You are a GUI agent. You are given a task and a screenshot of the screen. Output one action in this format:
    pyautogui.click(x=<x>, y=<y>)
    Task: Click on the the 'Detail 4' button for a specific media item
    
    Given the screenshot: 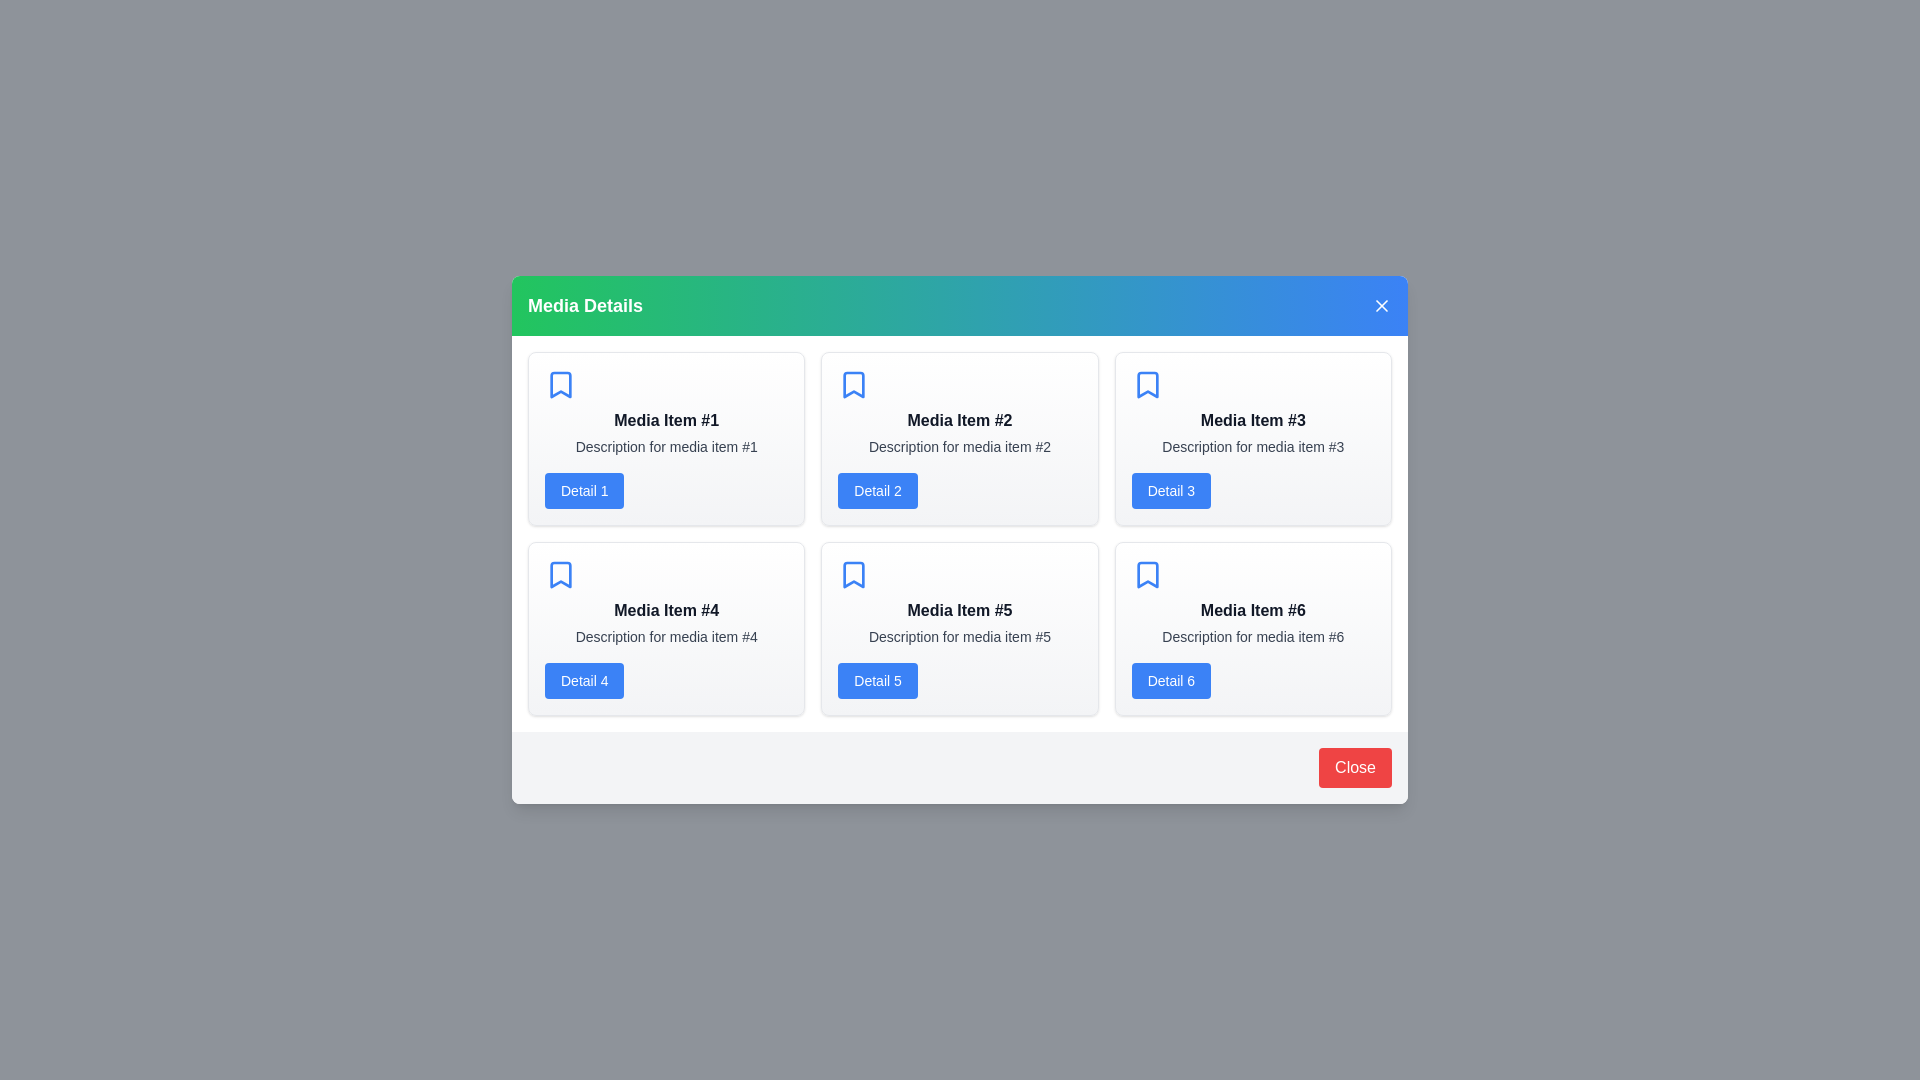 What is the action you would take?
    pyautogui.click(x=583, y=680)
    